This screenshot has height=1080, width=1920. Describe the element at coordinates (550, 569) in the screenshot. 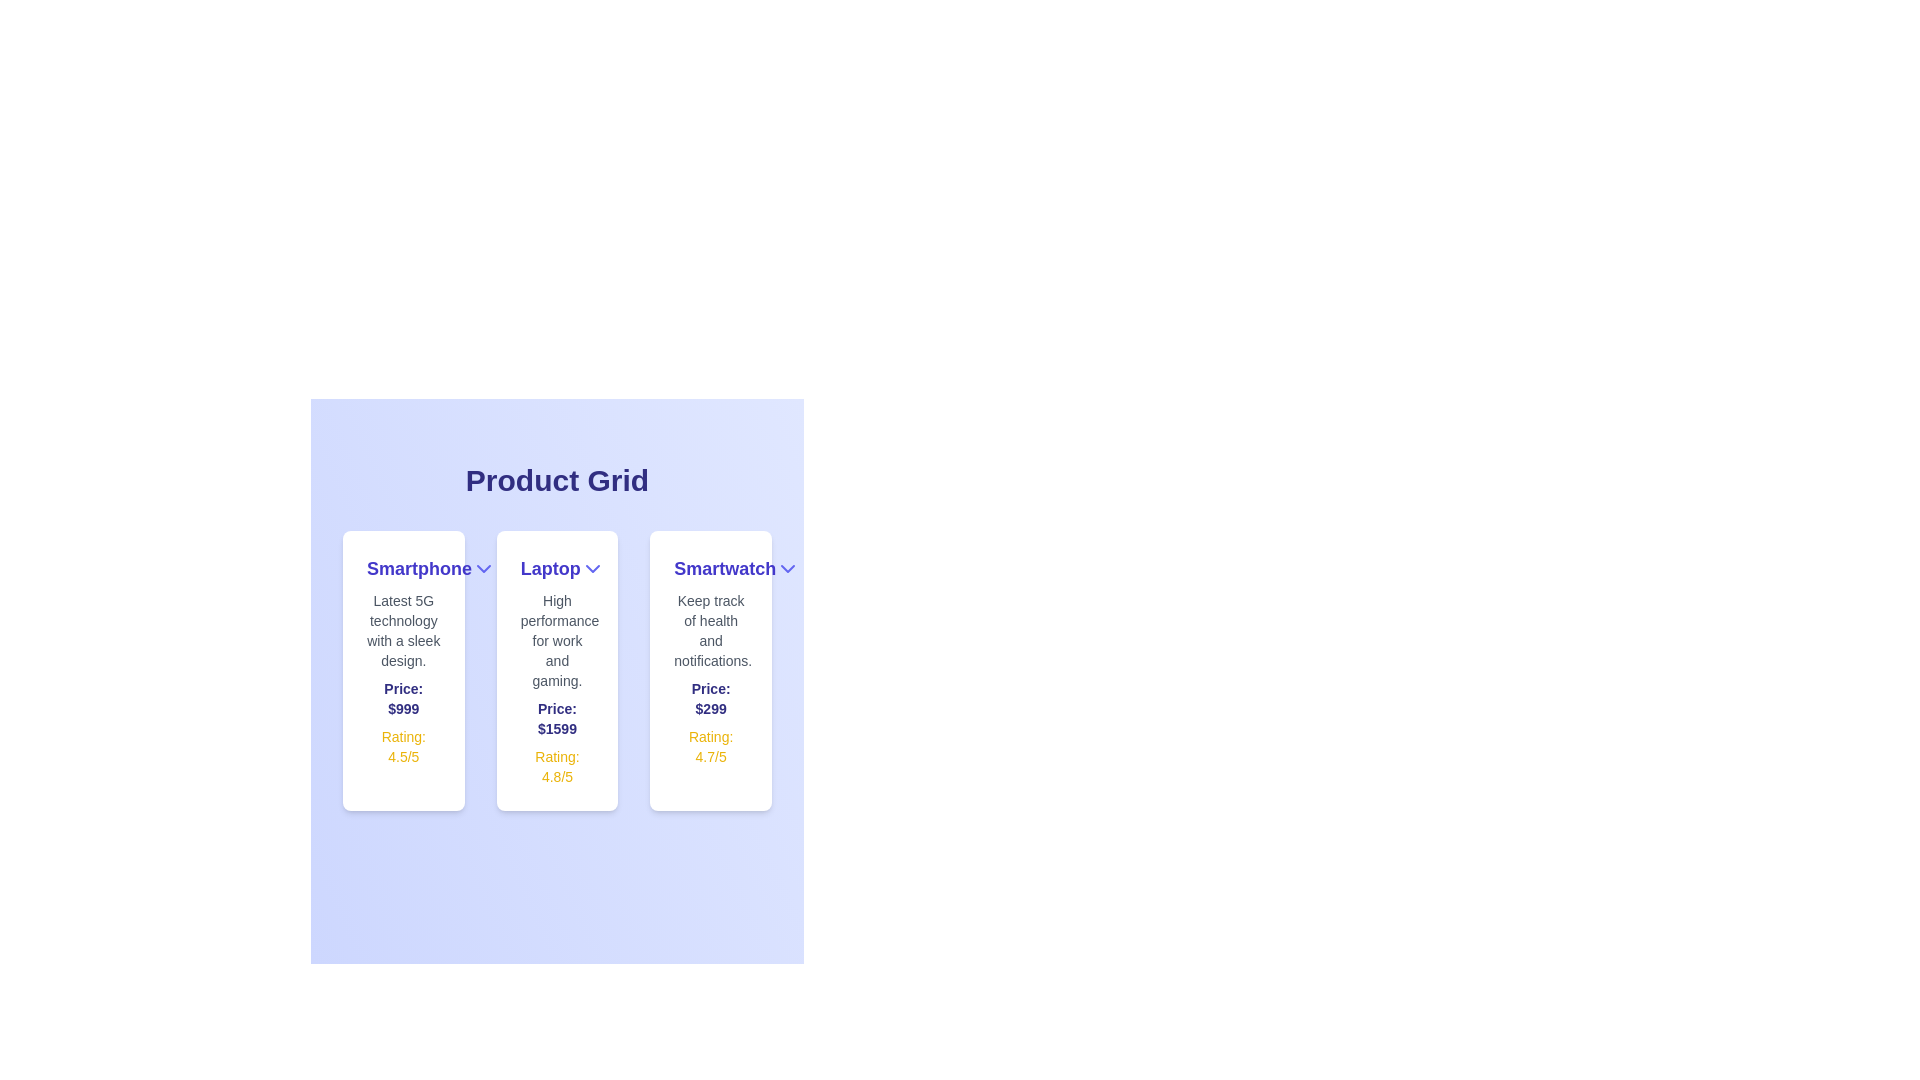

I see `text content of the 'Laptop' label located at the top of the second card in the 'Product Grid'` at that location.